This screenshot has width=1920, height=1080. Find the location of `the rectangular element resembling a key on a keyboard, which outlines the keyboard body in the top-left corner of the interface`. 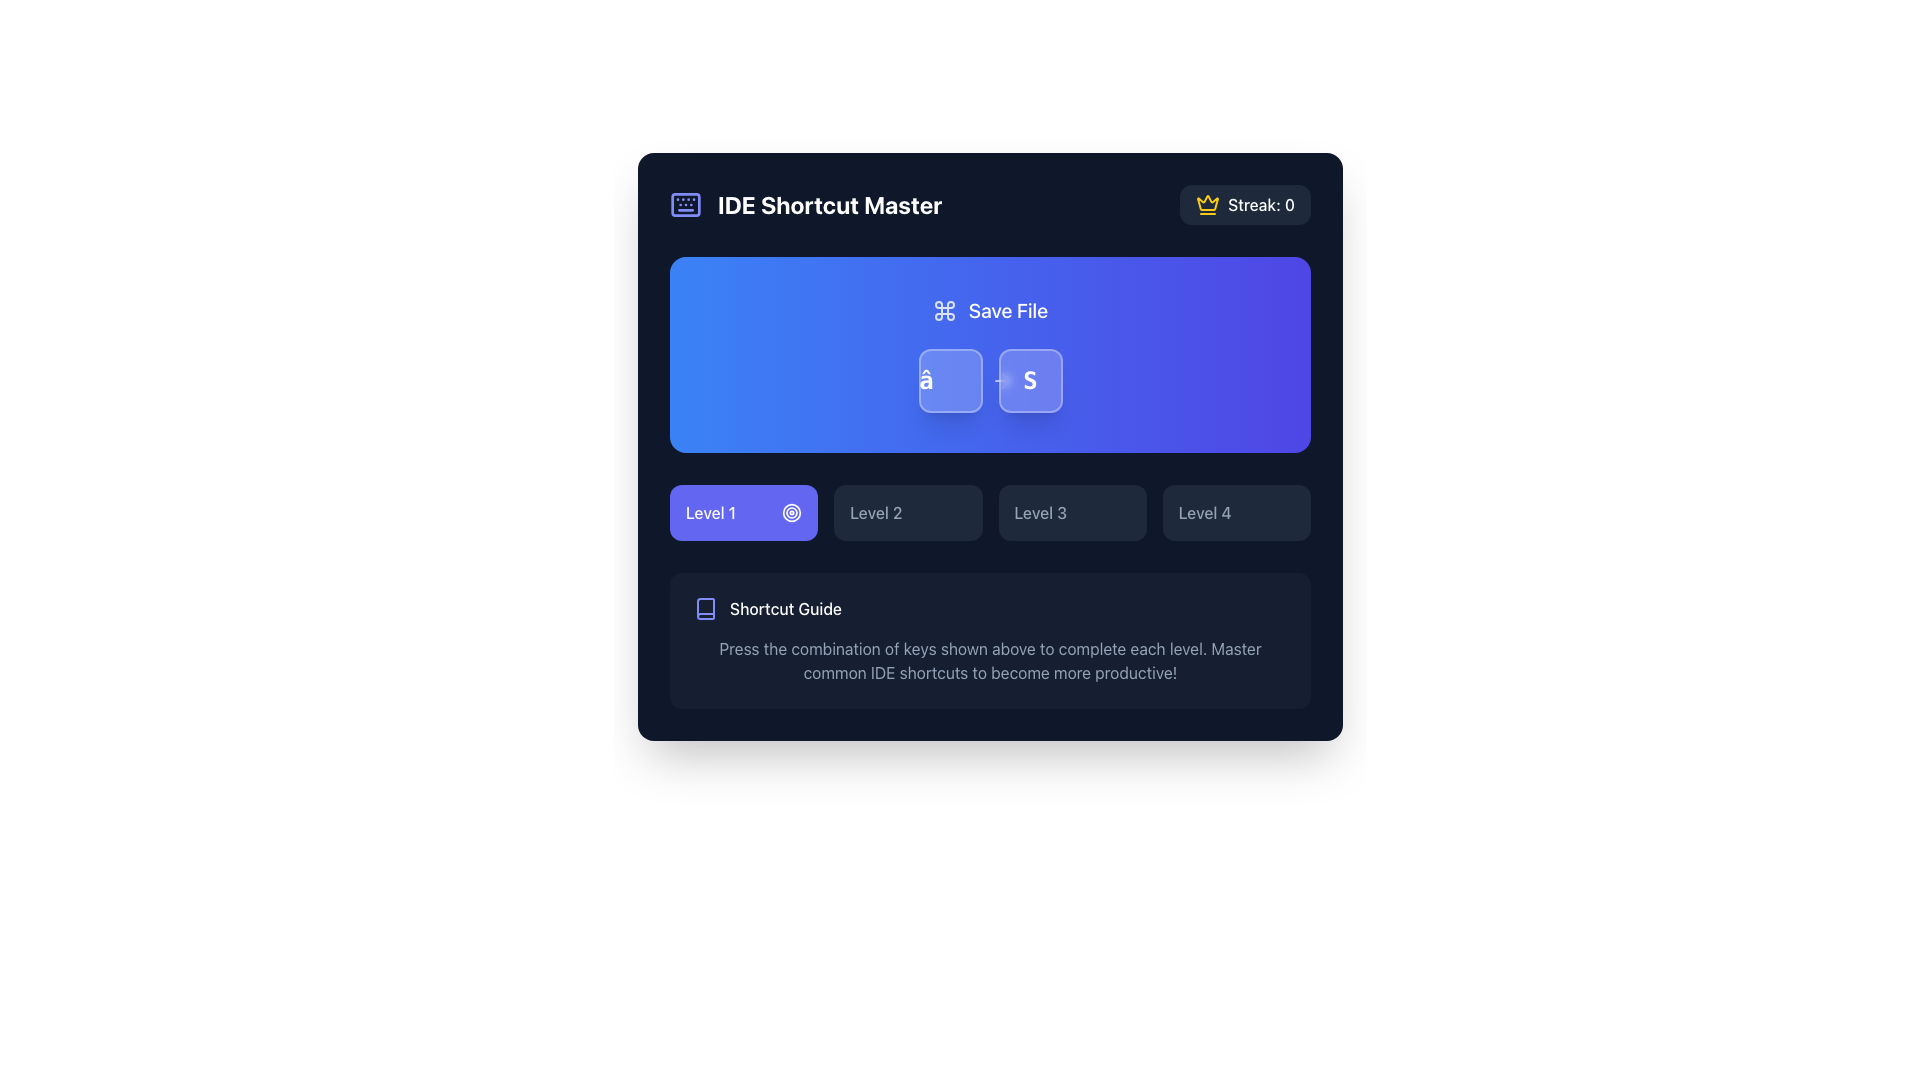

the rectangular element resembling a key on a keyboard, which outlines the keyboard body in the top-left corner of the interface is located at coordinates (686, 204).